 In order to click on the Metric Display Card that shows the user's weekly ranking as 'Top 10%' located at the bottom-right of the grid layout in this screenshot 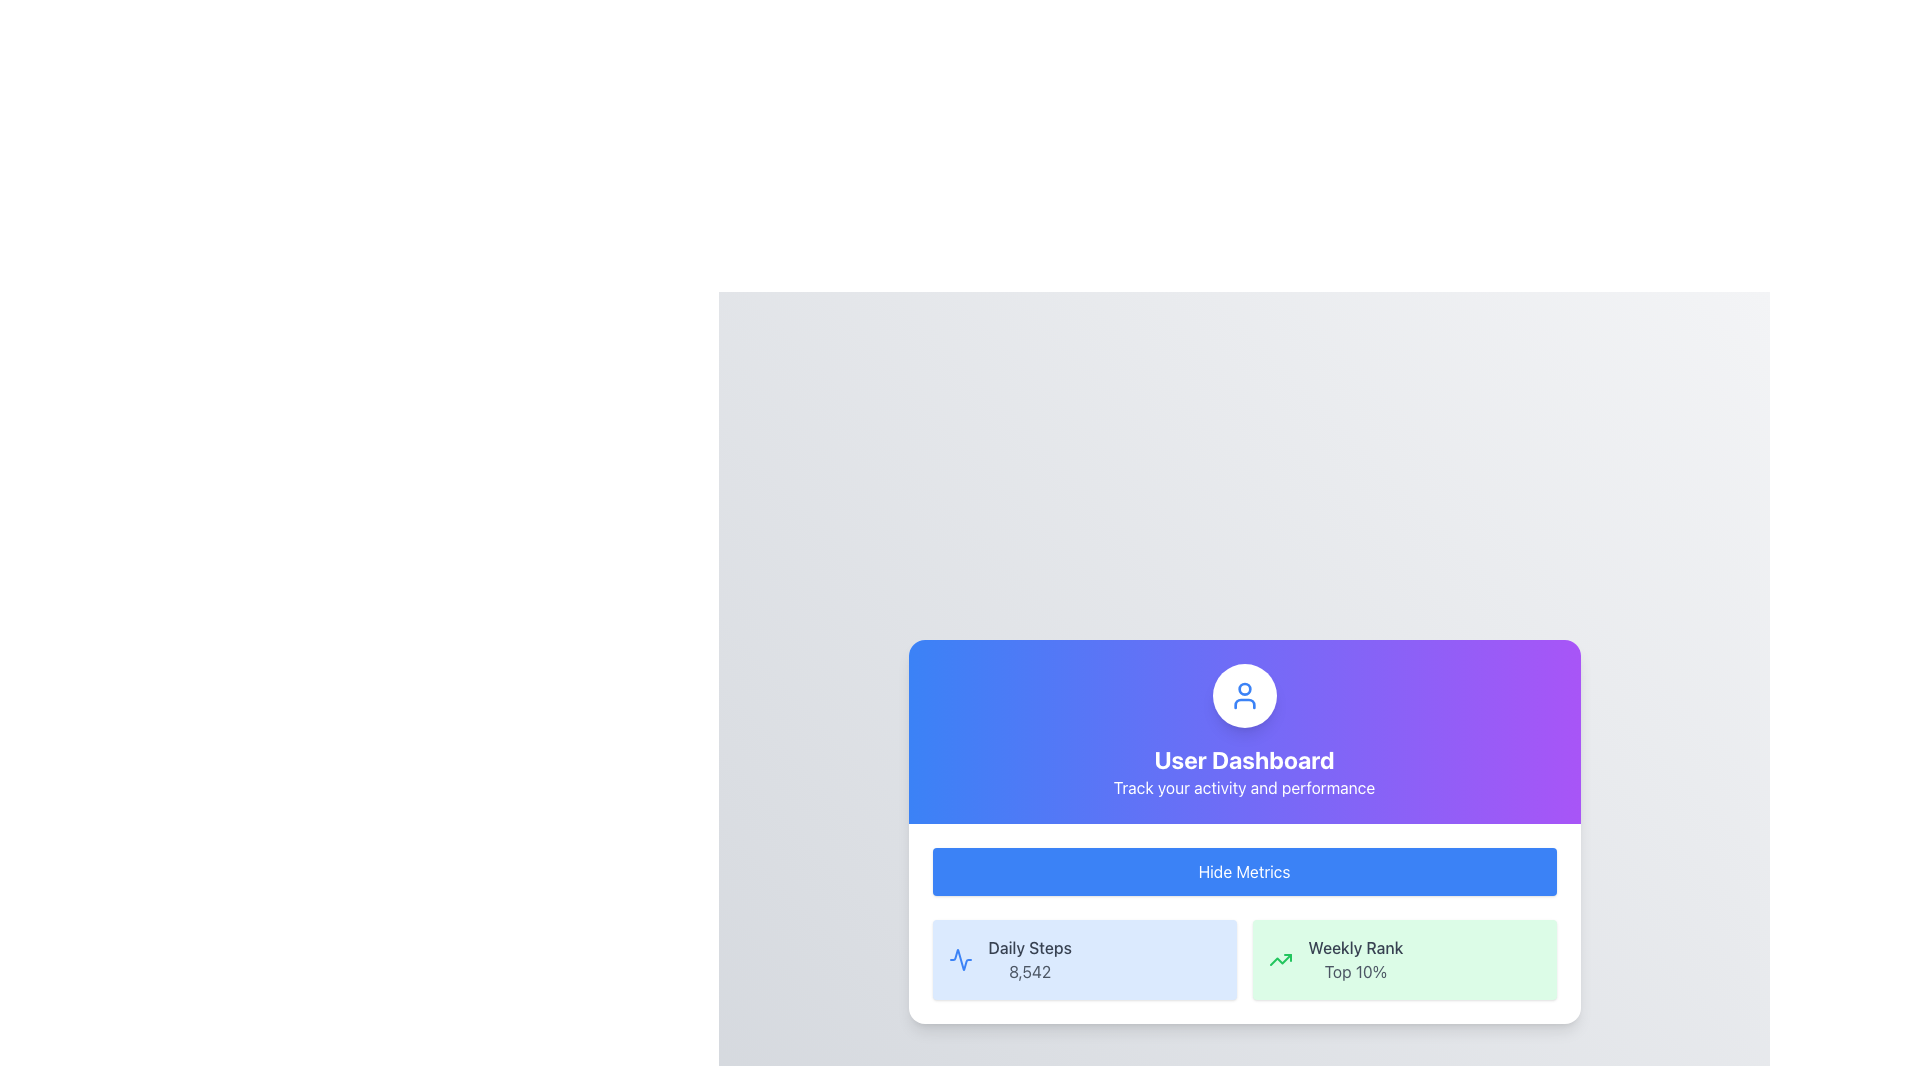, I will do `click(1403, 959)`.